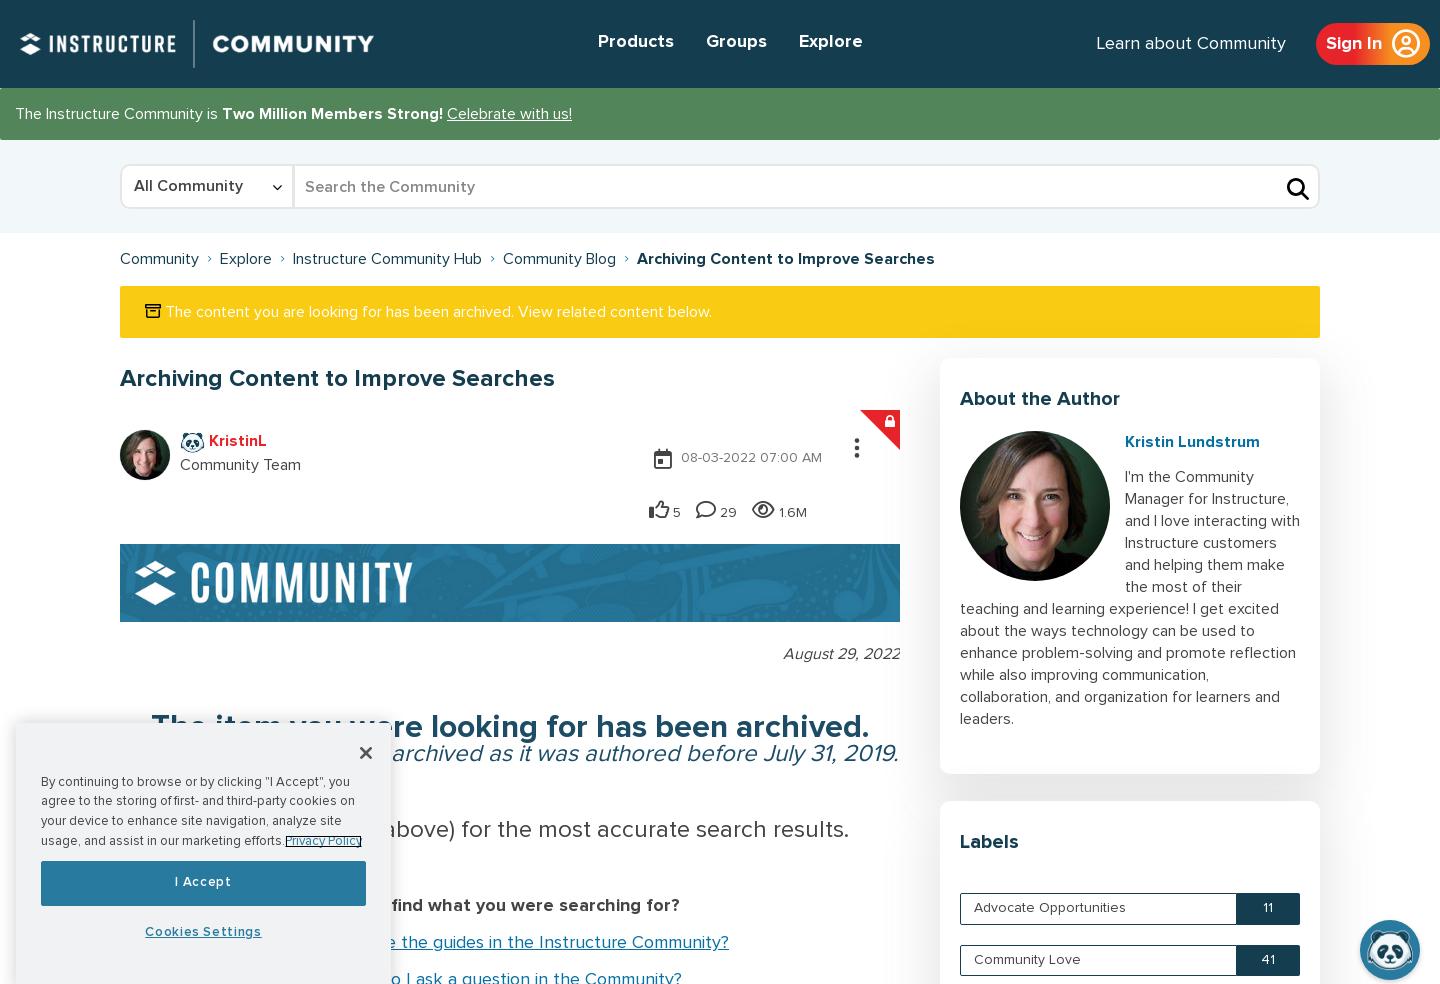 This screenshot has height=984, width=1440. What do you see at coordinates (508, 113) in the screenshot?
I see `'Celebrate with us!'` at bounding box center [508, 113].